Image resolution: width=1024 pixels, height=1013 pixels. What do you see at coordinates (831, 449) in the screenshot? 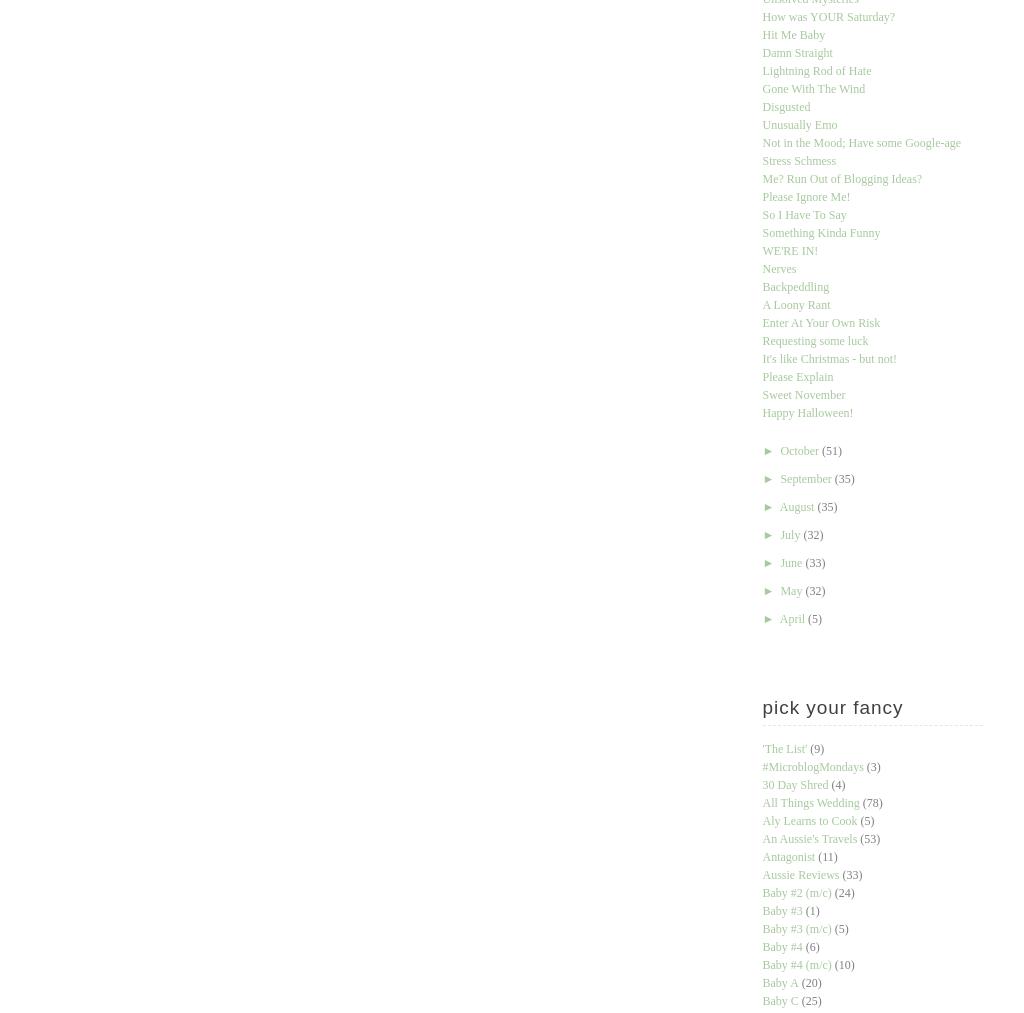
I see `'(51)'` at bounding box center [831, 449].